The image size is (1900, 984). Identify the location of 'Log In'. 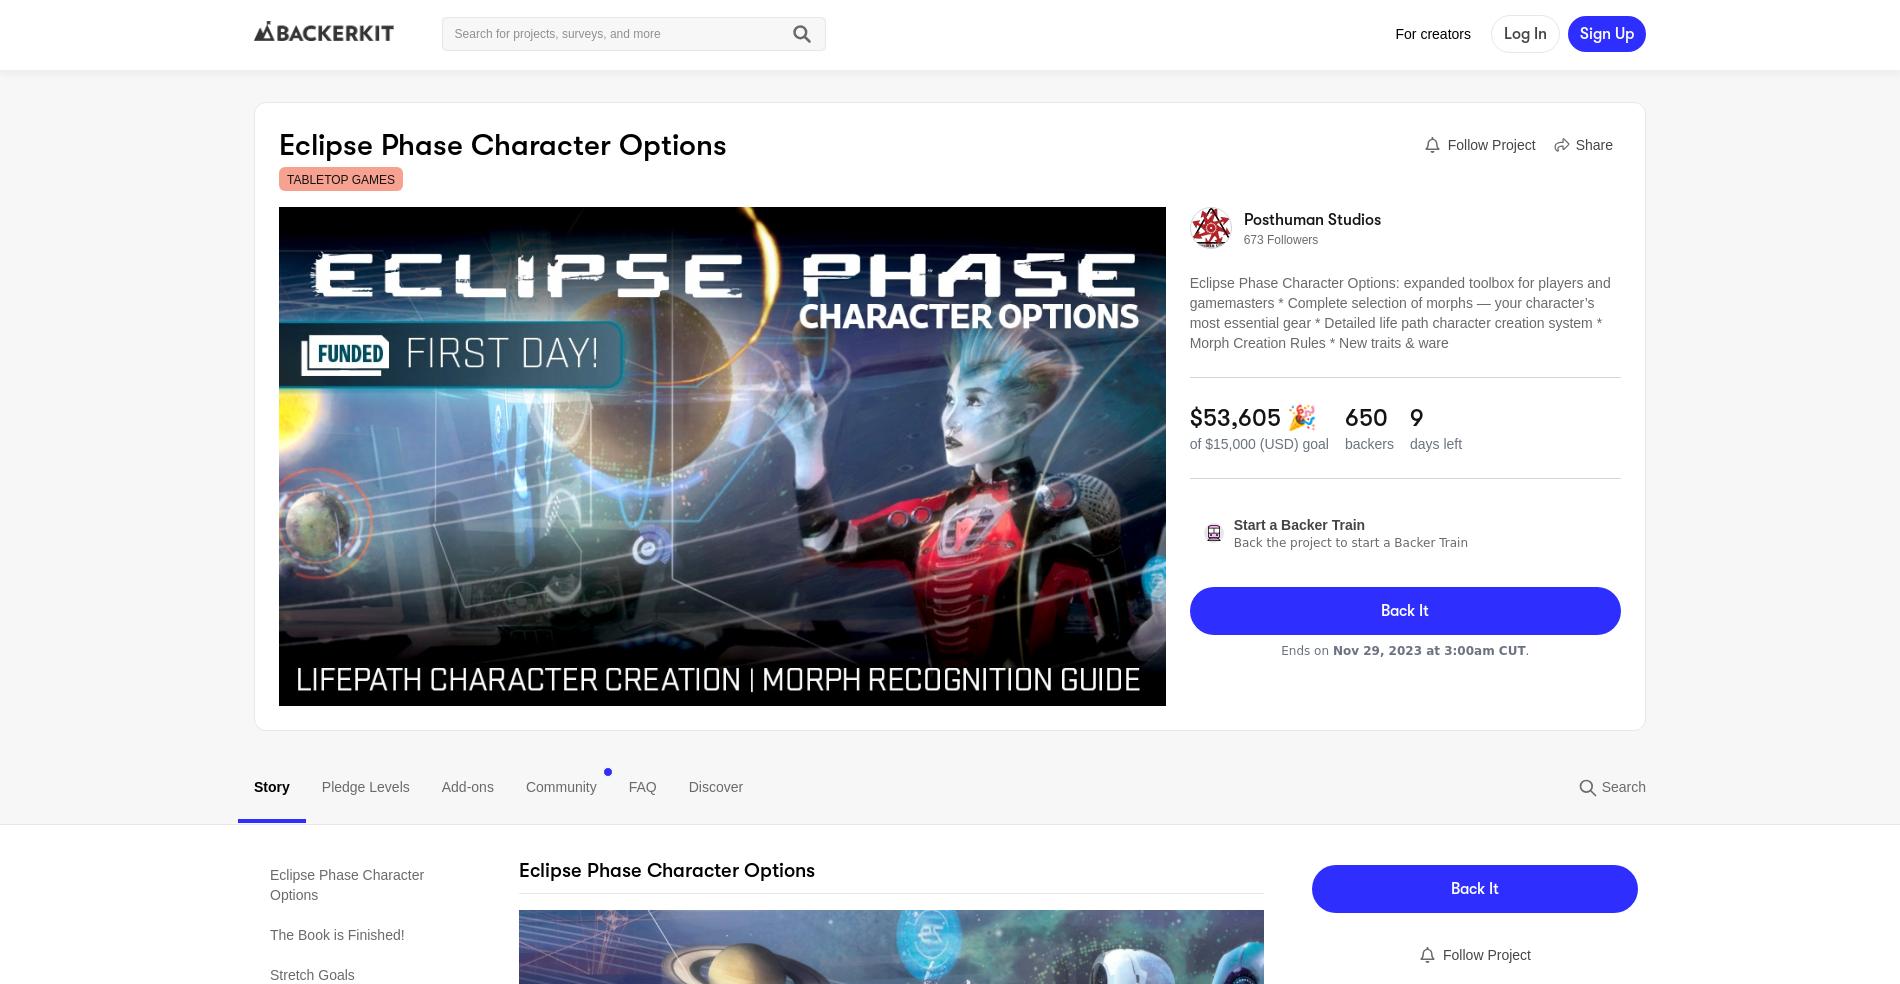
(1504, 33).